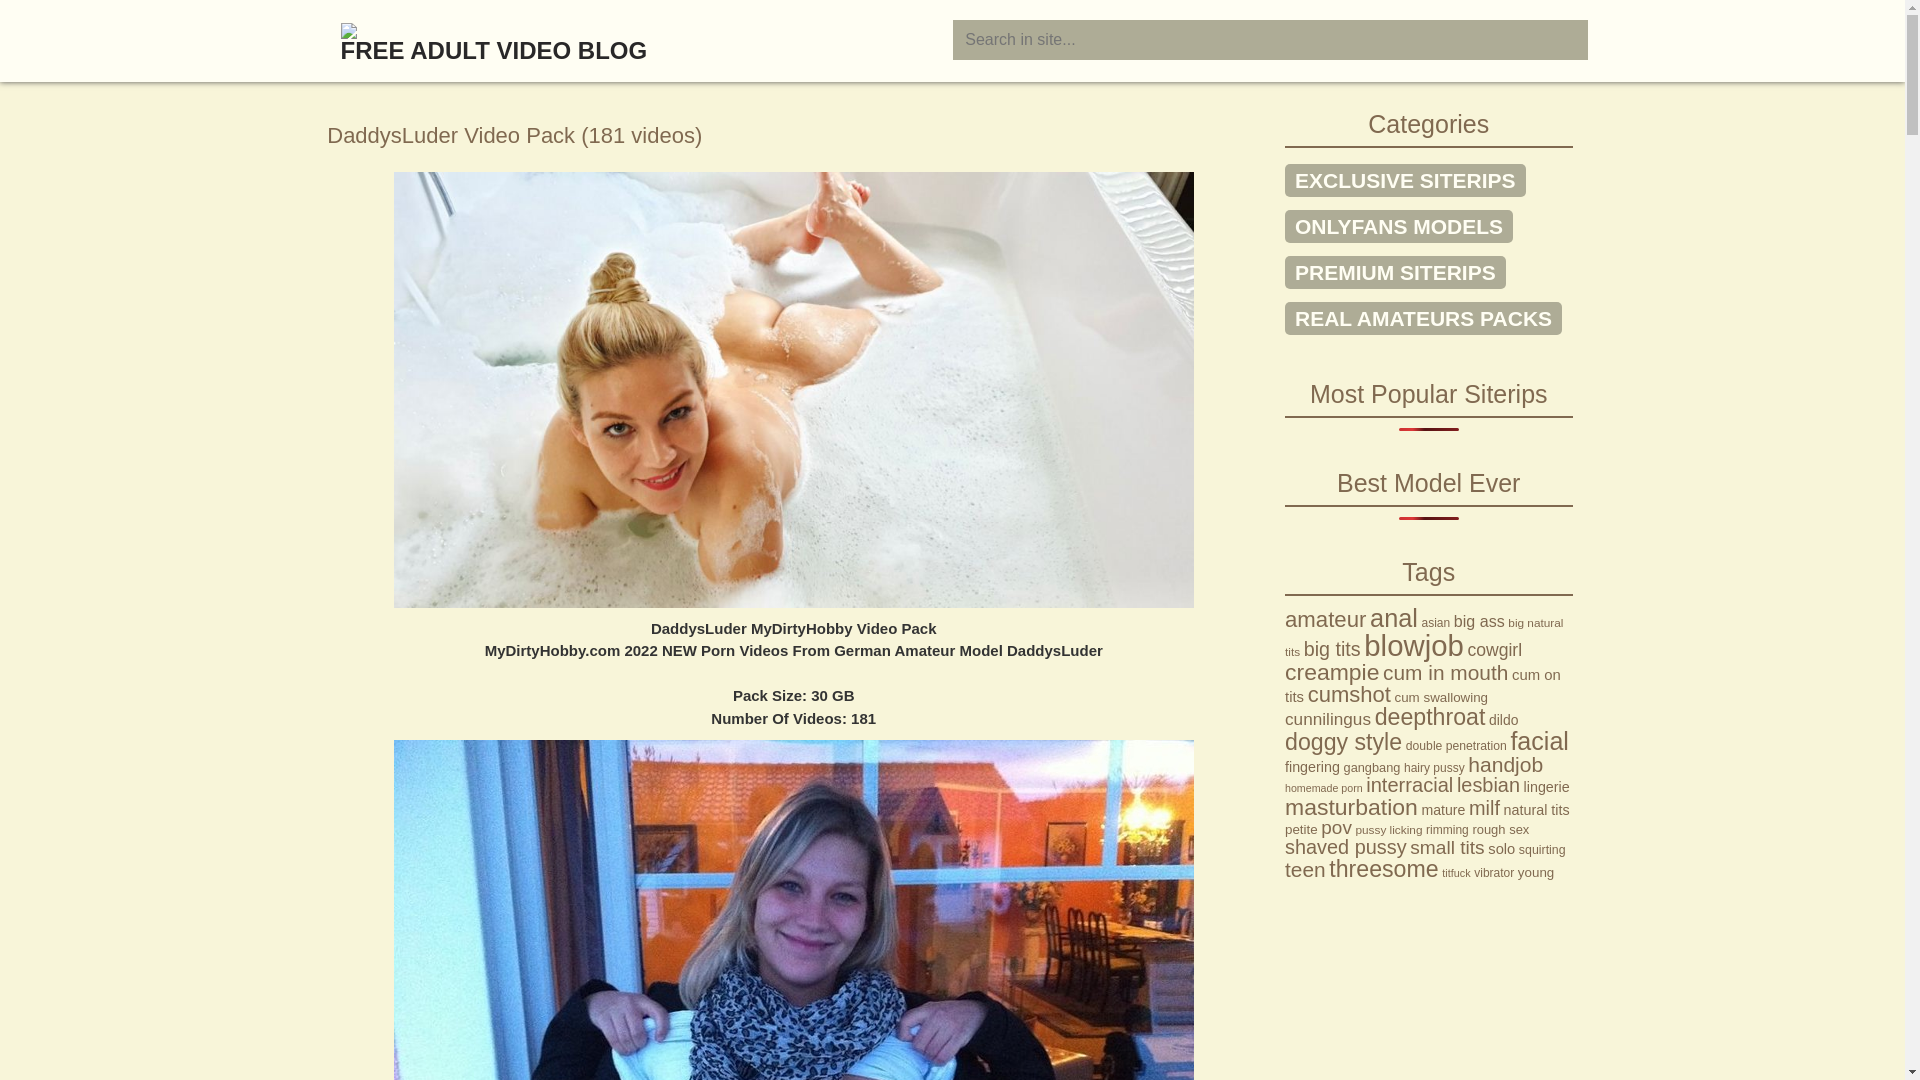  I want to click on 'creampie', so click(1332, 671).